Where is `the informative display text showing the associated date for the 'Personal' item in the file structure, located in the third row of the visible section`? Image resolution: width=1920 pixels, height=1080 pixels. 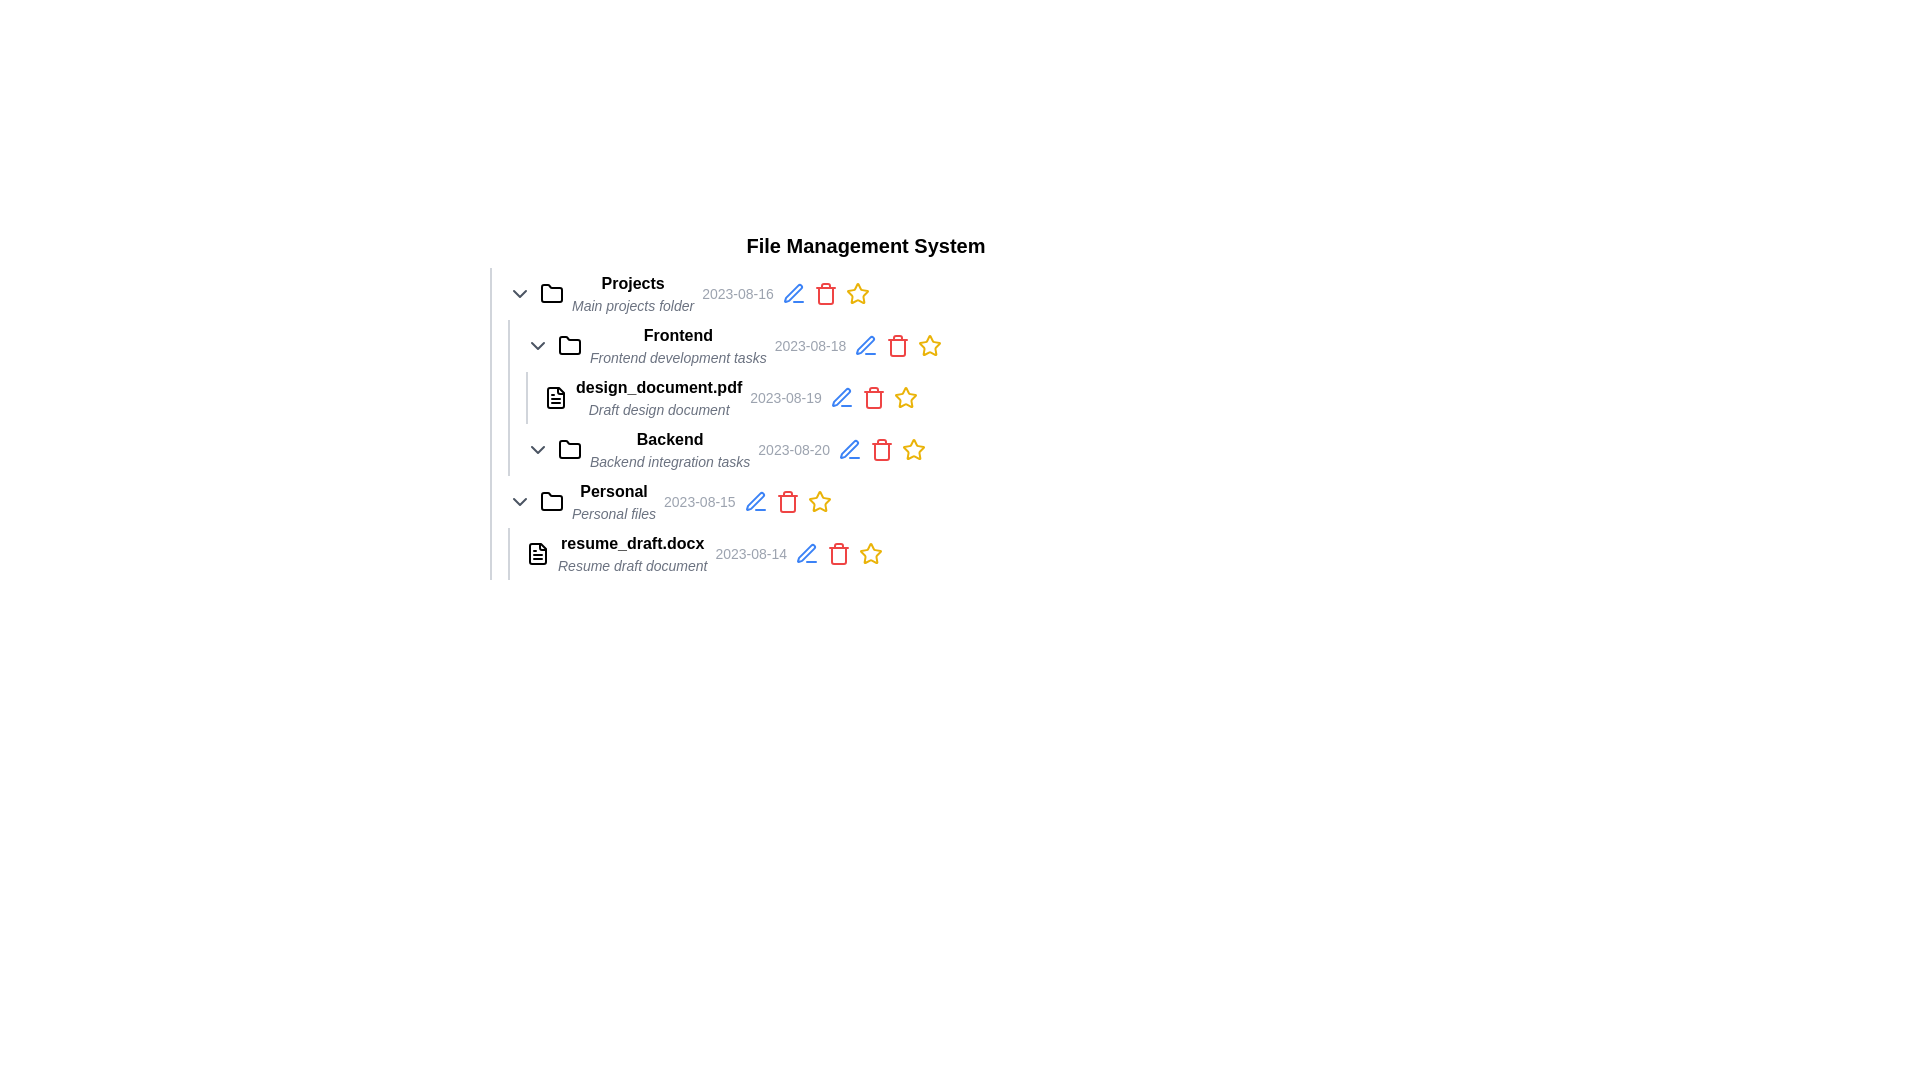
the informative display text showing the associated date for the 'Personal' item in the file structure, located in the third row of the visible section is located at coordinates (699, 500).